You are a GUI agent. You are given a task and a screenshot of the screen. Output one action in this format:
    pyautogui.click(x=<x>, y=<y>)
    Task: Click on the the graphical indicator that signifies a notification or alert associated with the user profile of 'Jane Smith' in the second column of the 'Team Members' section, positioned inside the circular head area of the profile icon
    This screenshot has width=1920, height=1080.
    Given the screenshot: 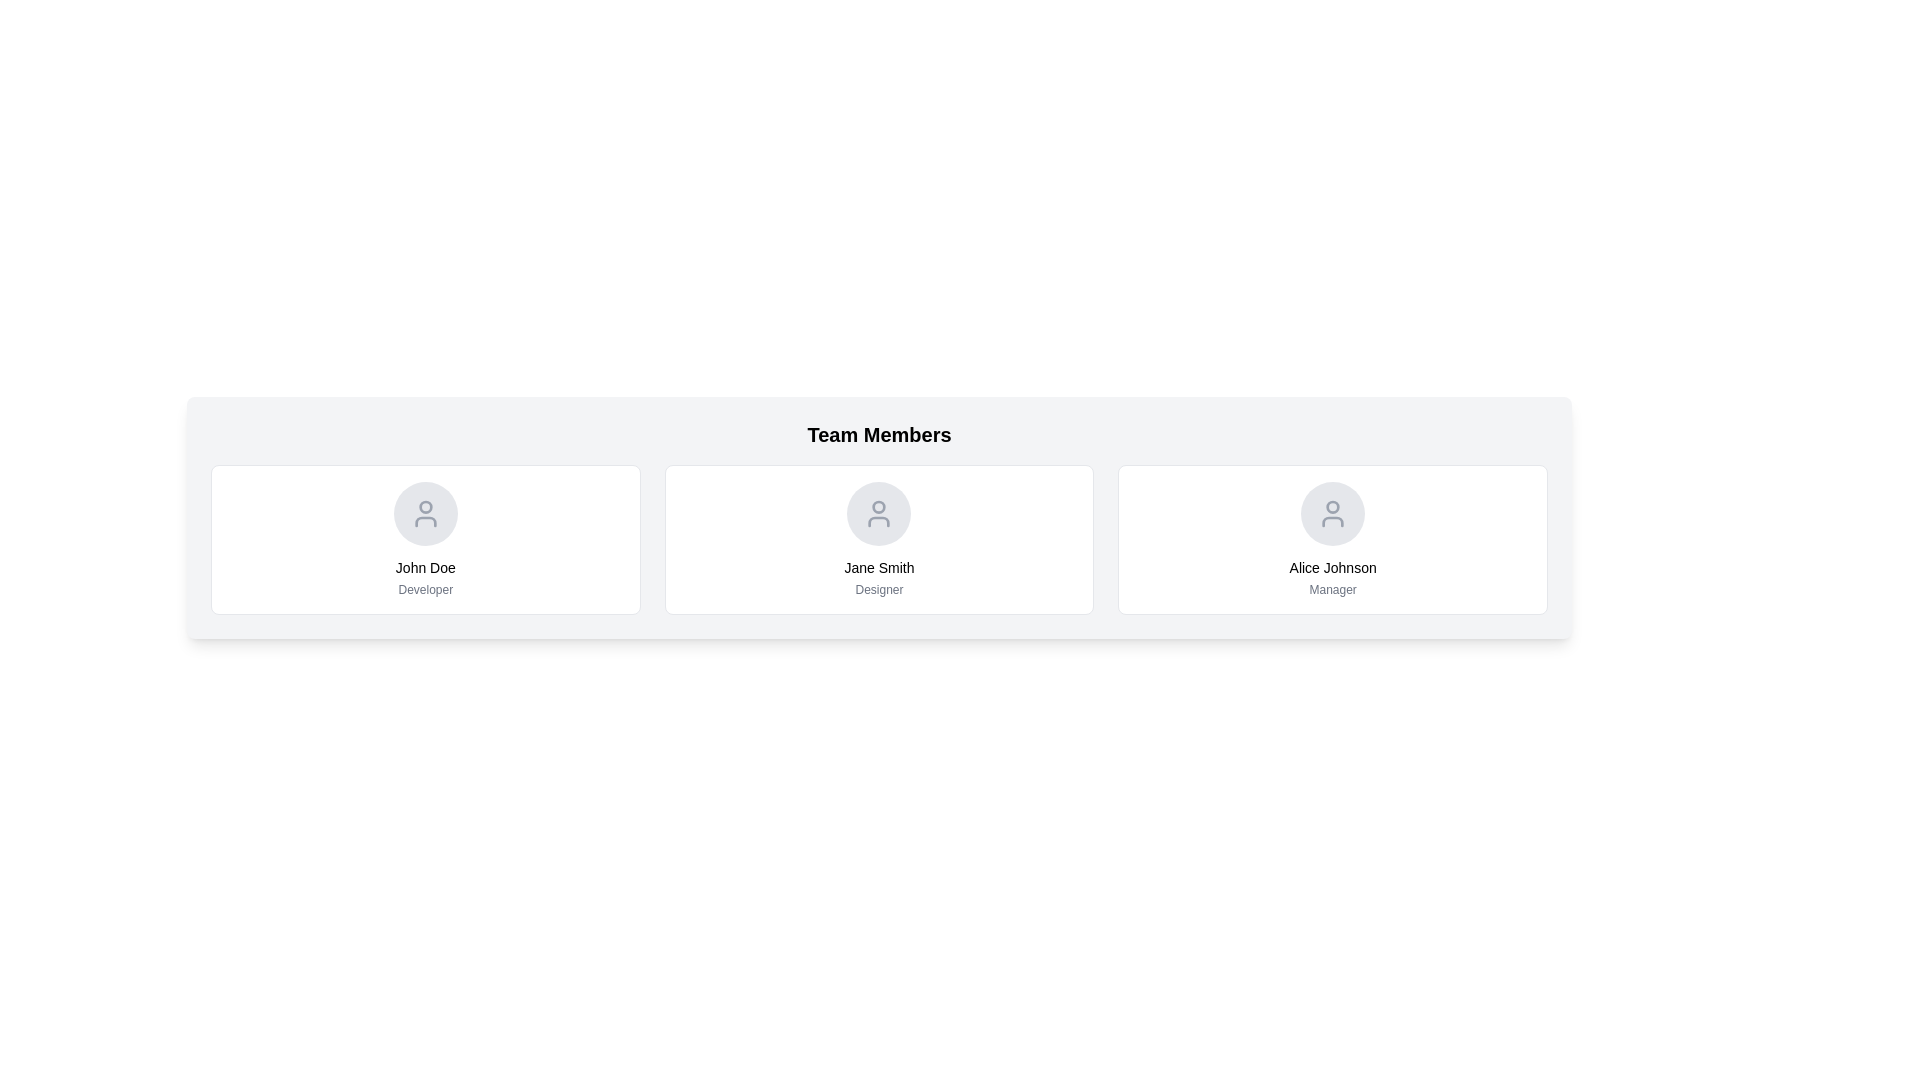 What is the action you would take?
    pyautogui.click(x=879, y=506)
    